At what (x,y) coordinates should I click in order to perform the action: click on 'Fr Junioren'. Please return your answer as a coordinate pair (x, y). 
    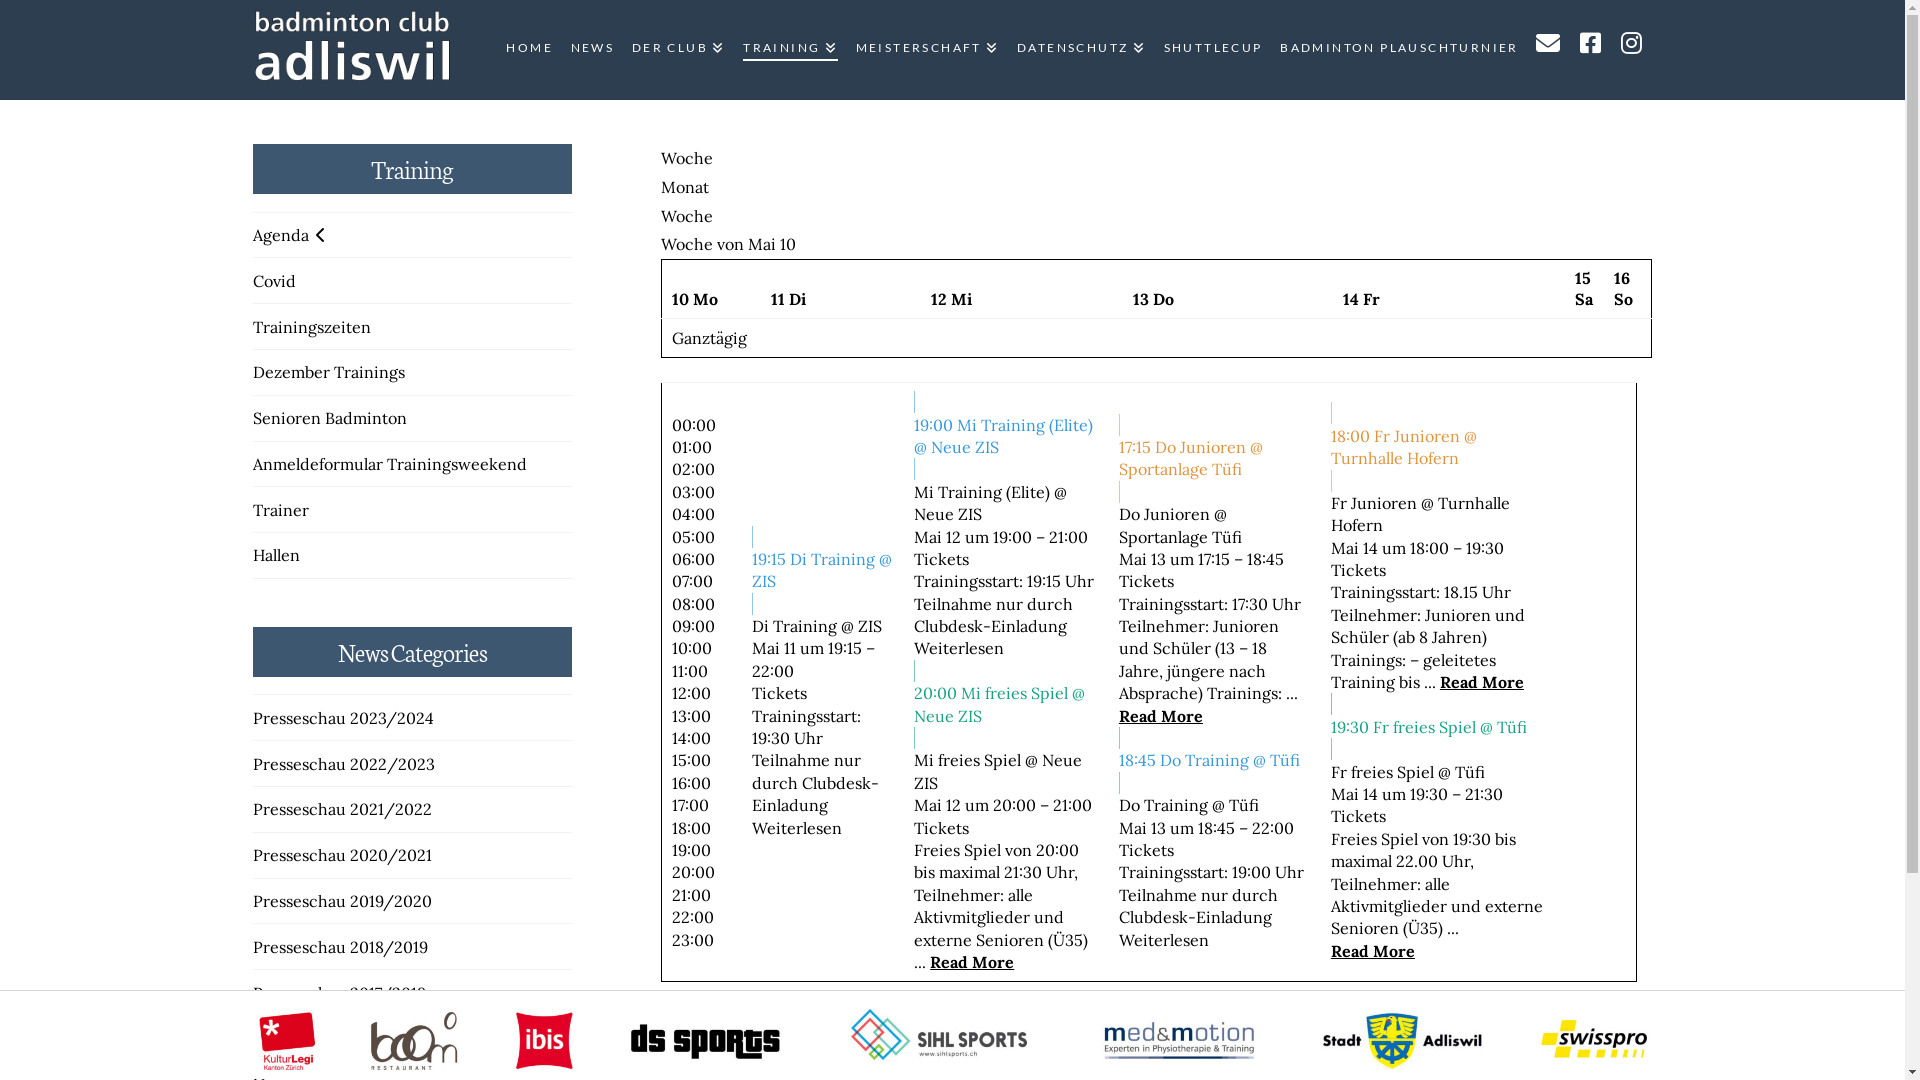
    Looking at the image, I should click on (1372, 501).